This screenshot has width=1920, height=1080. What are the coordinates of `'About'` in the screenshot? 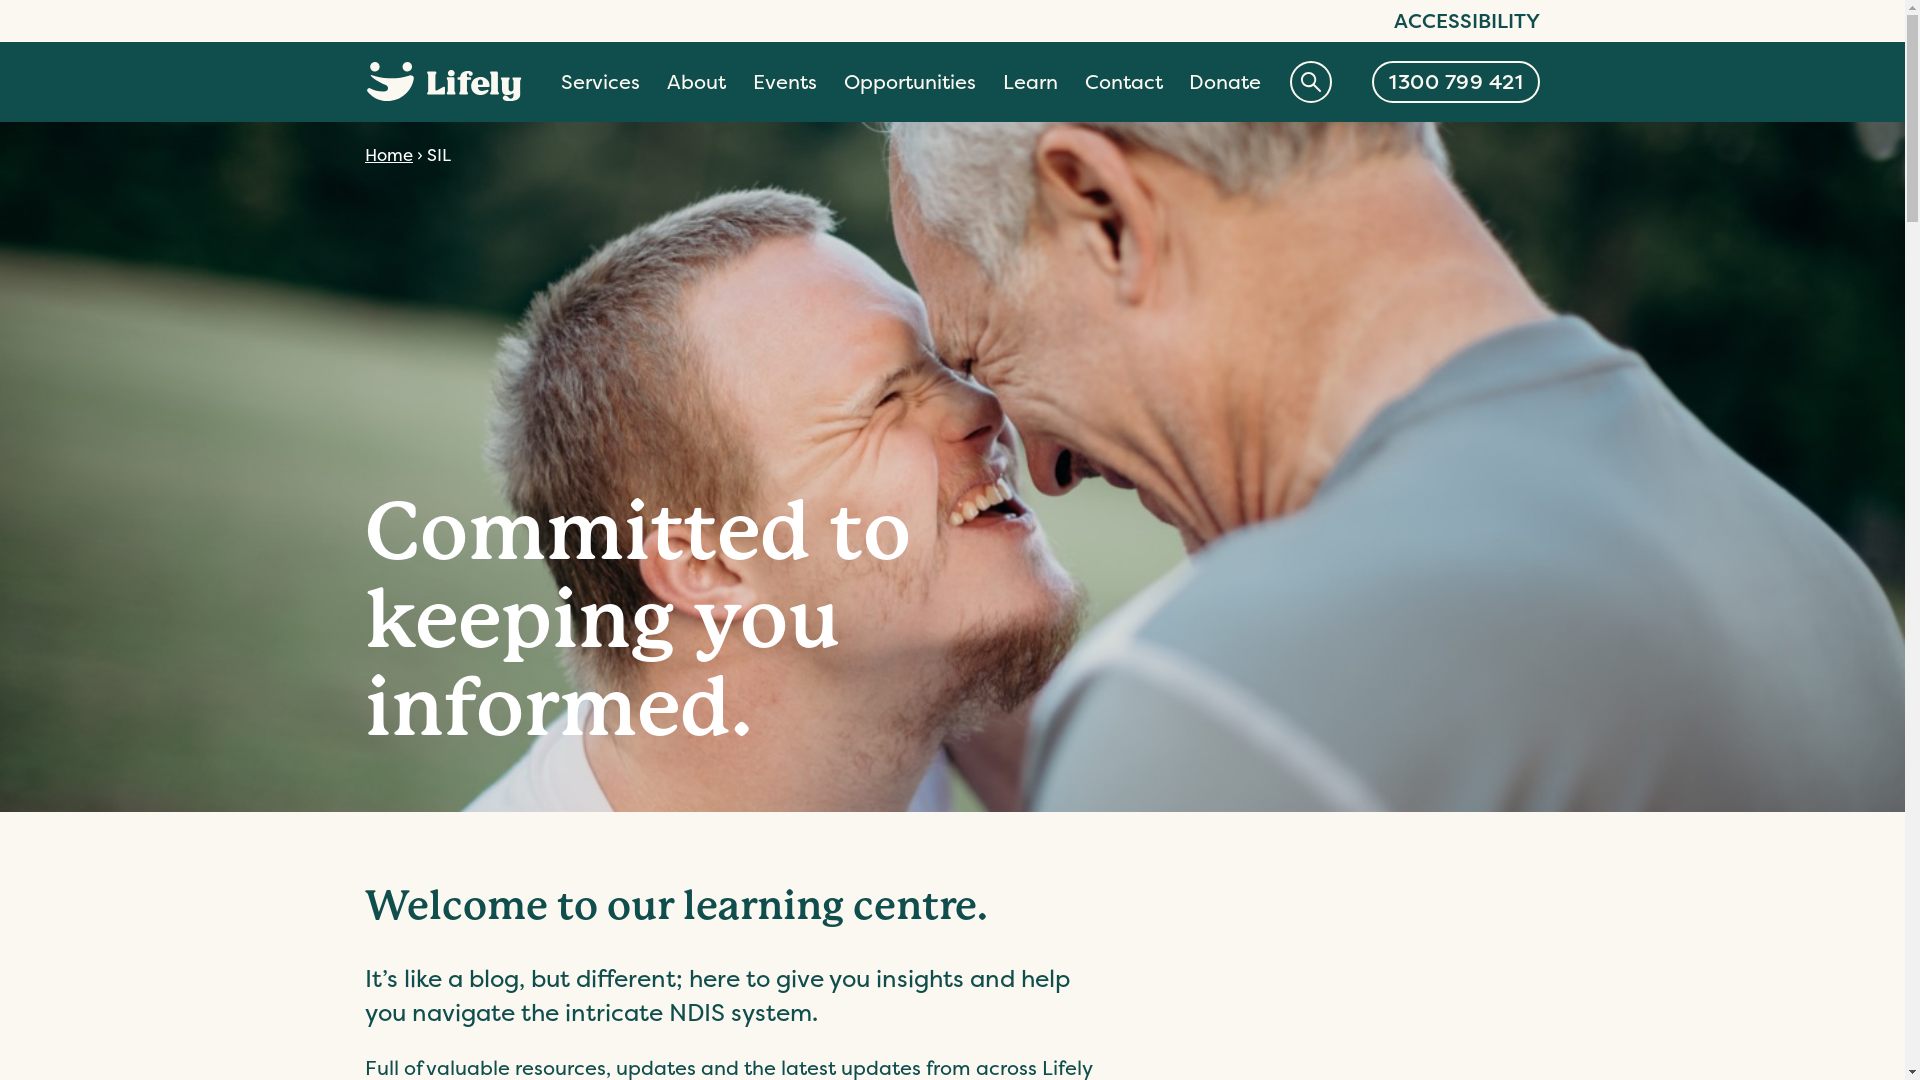 It's located at (696, 82).